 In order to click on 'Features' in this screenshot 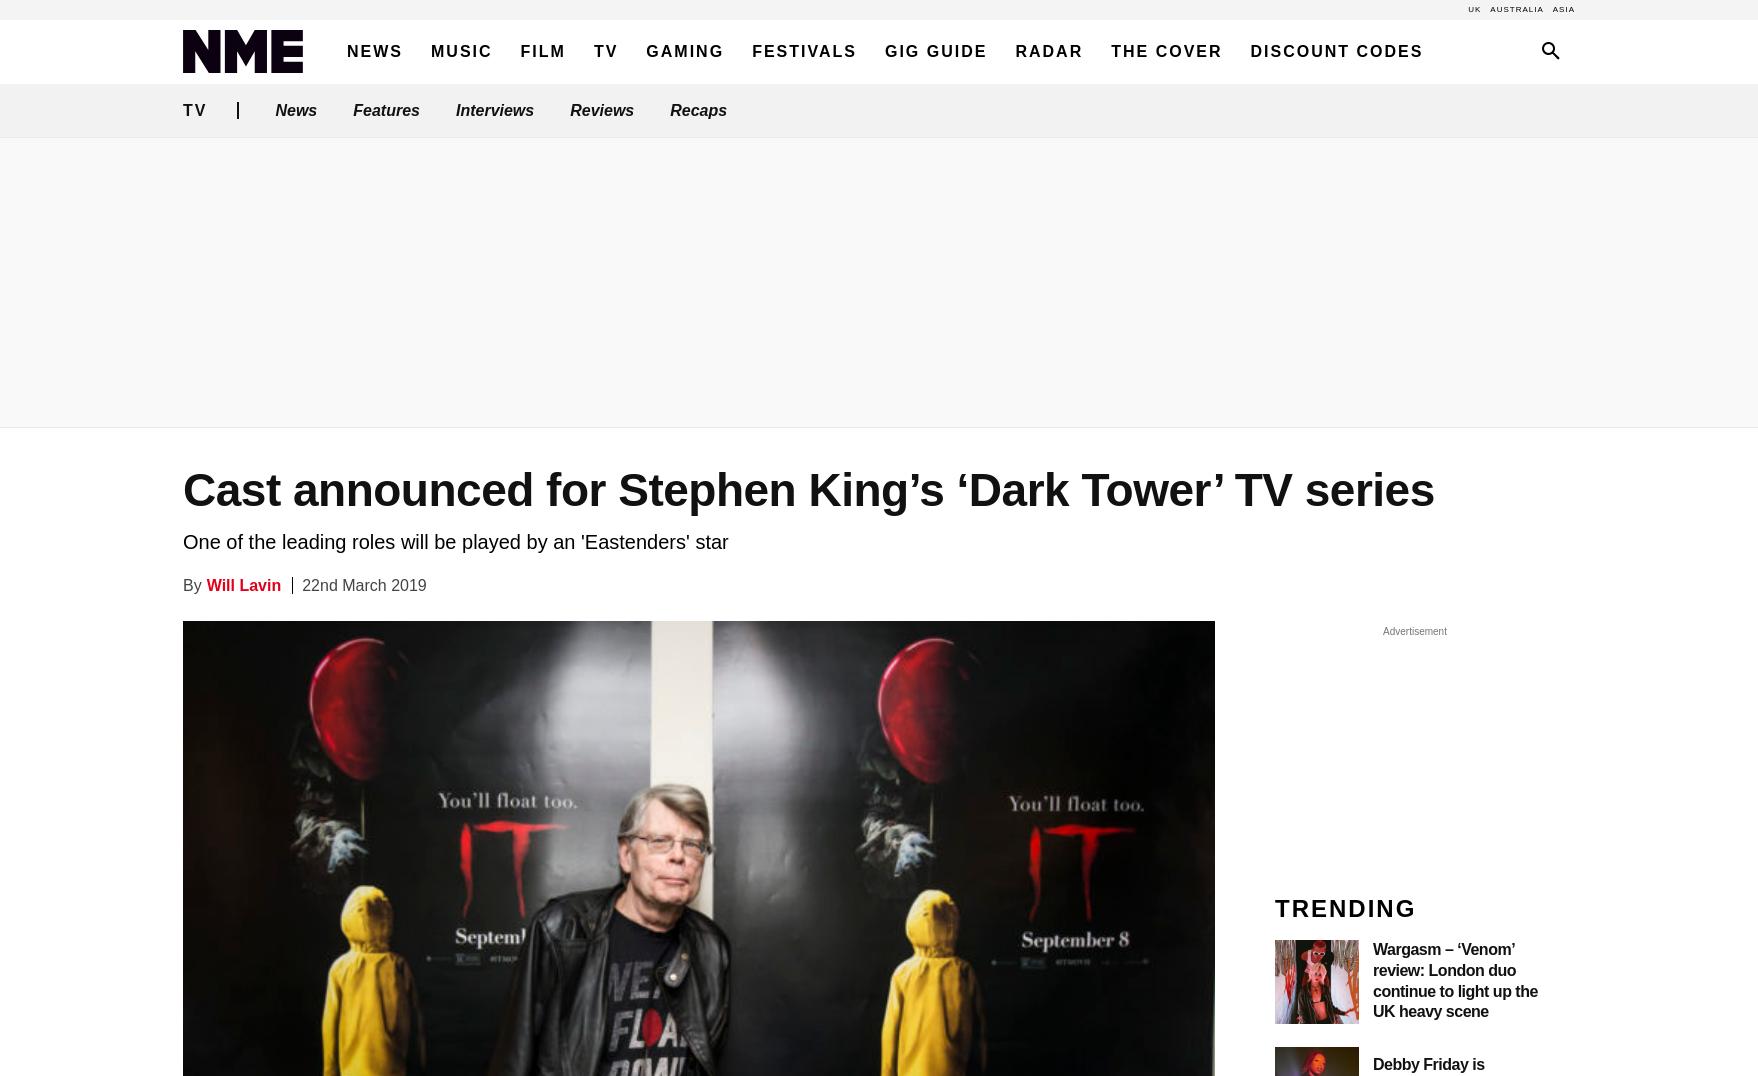, I will do `click(386, 109)`.